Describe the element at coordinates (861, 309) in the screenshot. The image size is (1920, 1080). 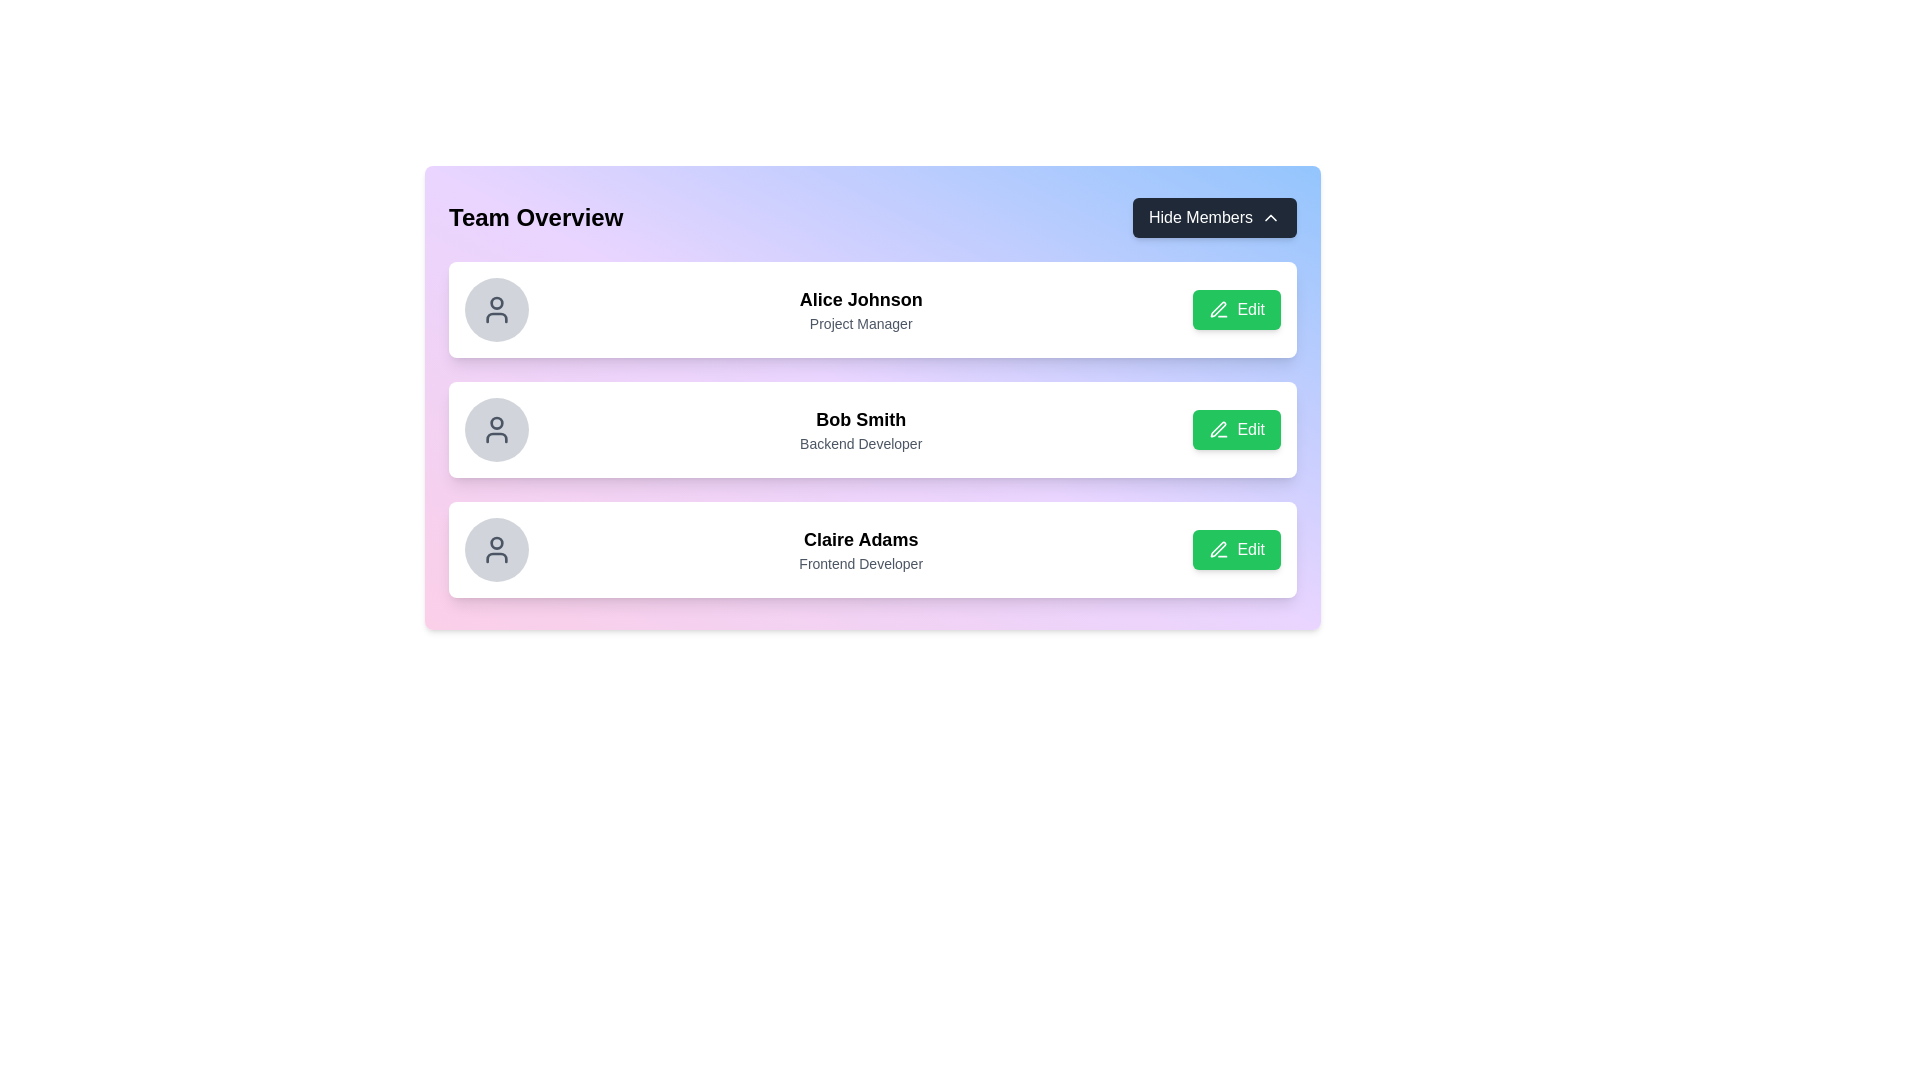
I see `the Static text display showing 'Alice Johnson' and 'Project Manager' in the first user information card located below 'Team Overview'` at that location.